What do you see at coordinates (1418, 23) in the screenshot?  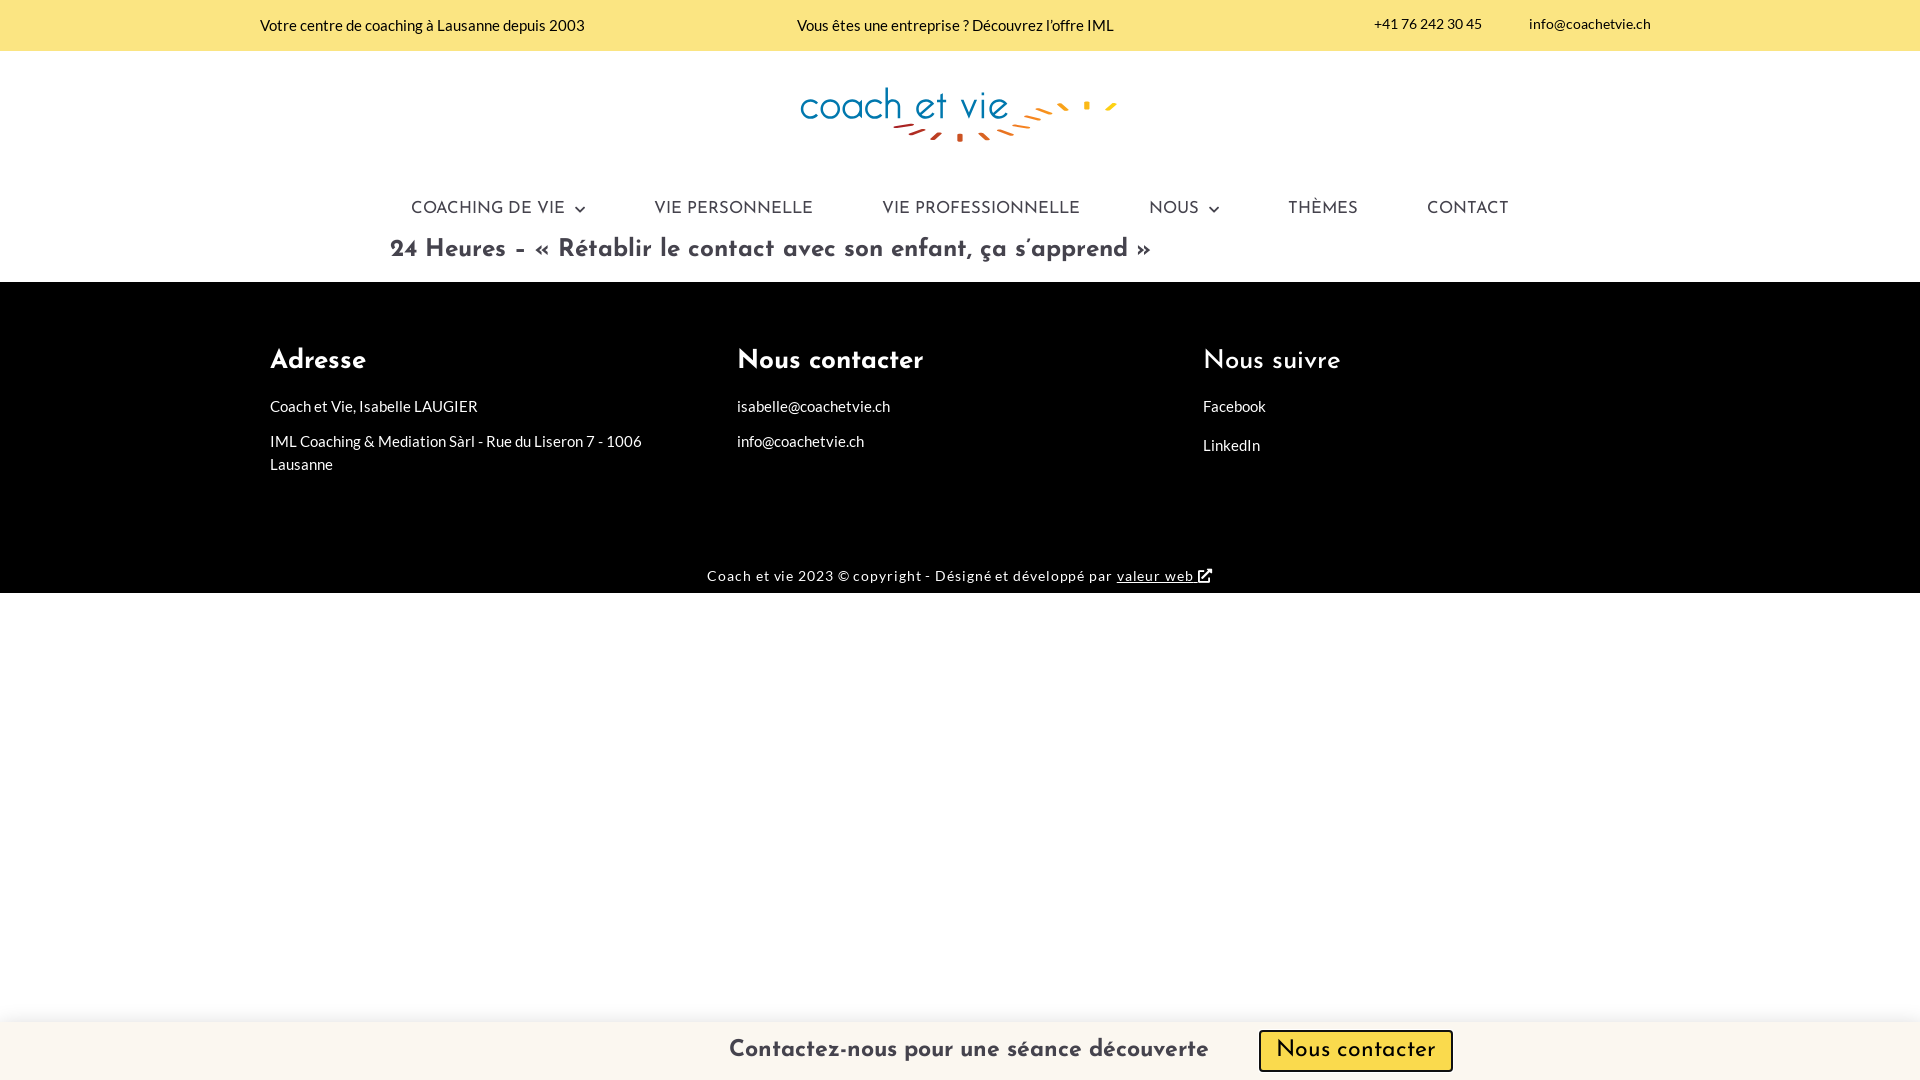 I see `'+41 76 242 30 45'` at bounding box center [1418, 23].